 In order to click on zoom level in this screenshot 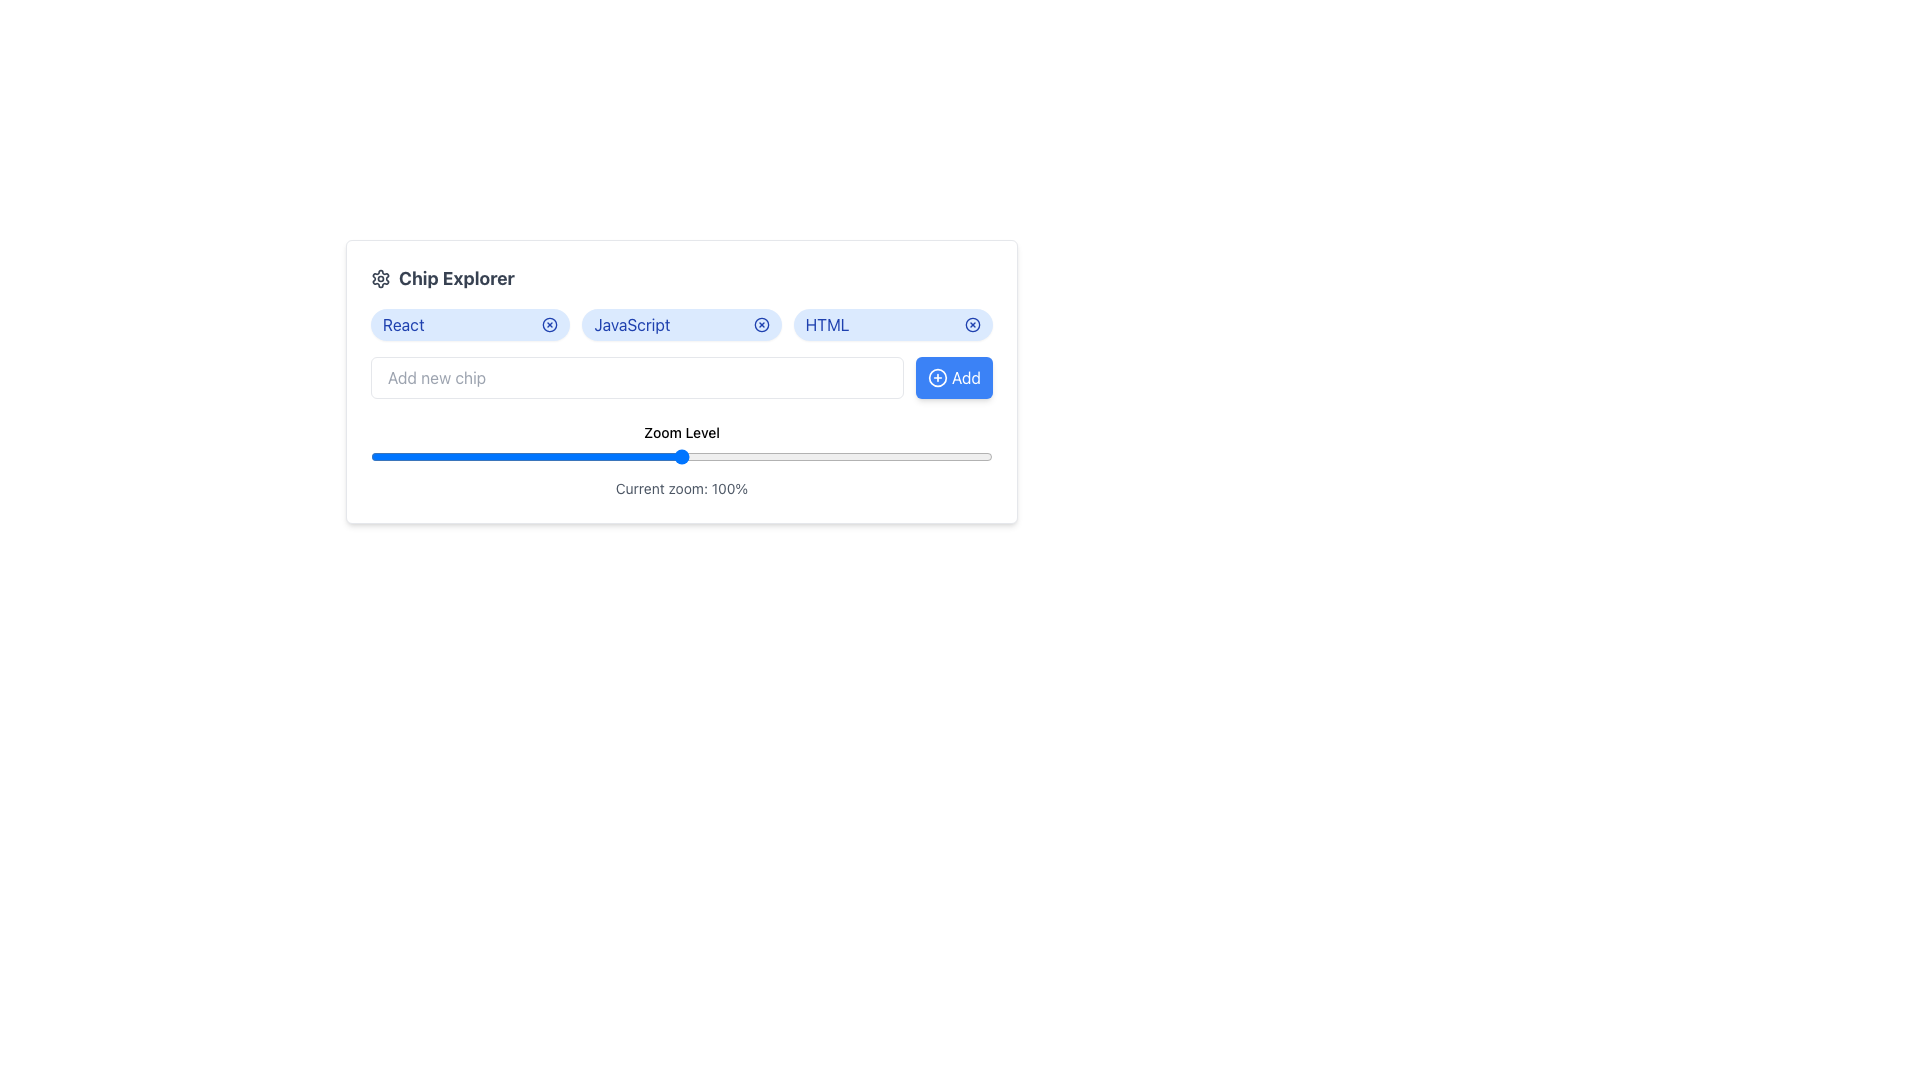, I will do `click(730, 456)`.